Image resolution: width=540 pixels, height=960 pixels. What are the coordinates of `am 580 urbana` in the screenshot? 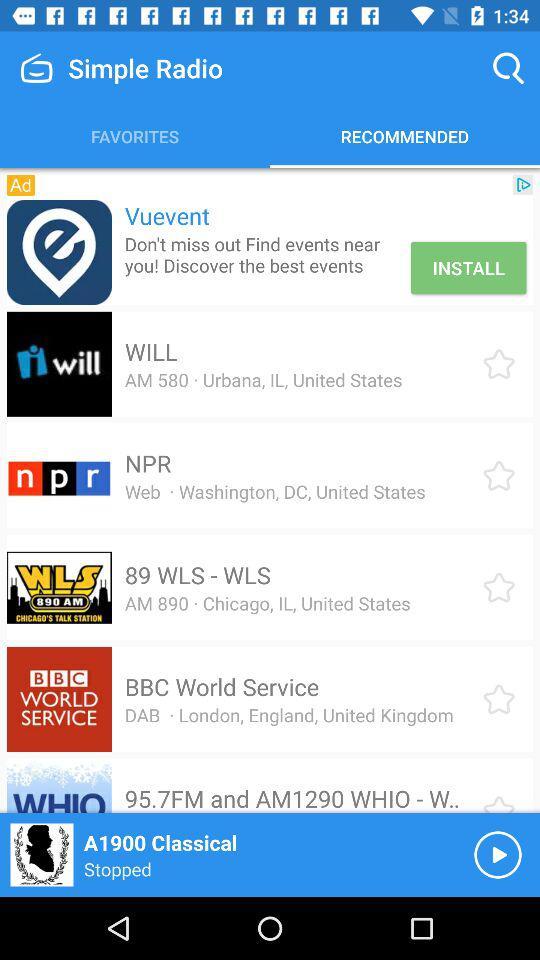 It's located at (263, 378).